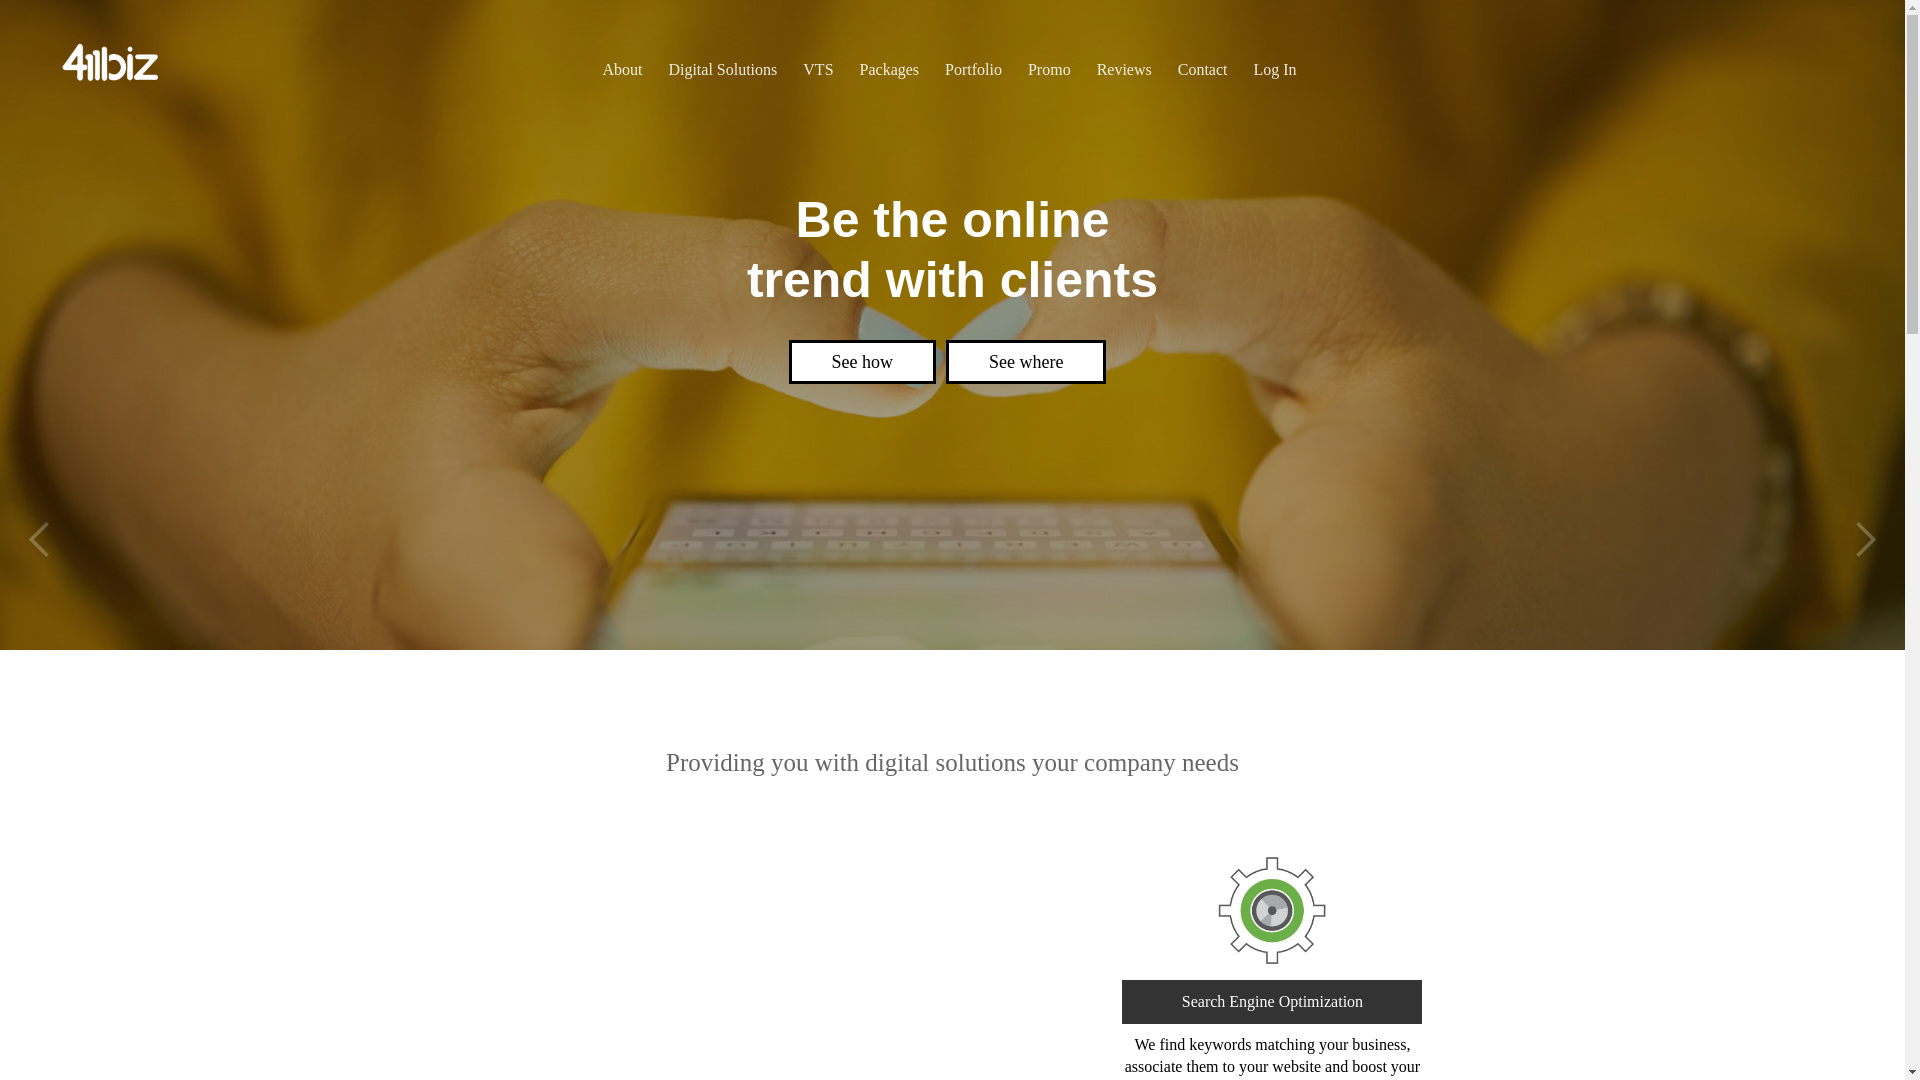  What do you see at coordinates (776, 362) in the screenshot?
I see `'See how'` at bounding box center [776, 362].